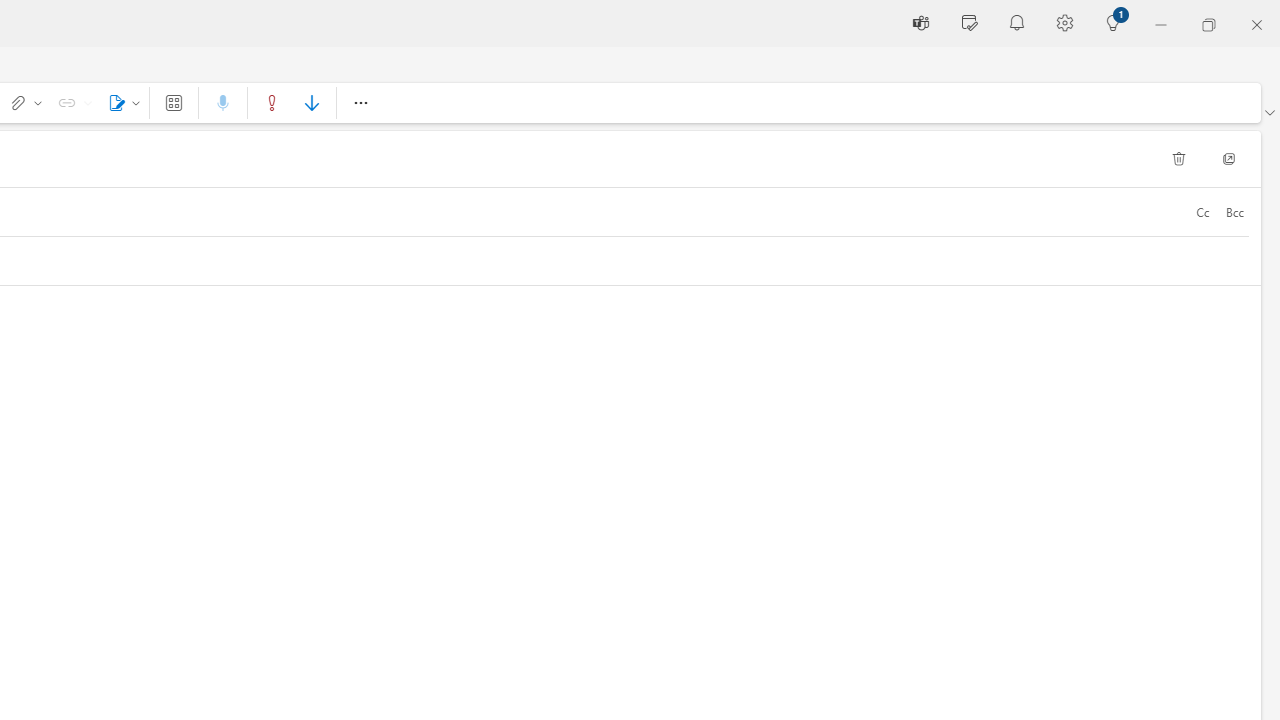  What do you see at coordinates (1233, 212) in the screenshot?
I see `'Bcc'` at bounding box center [1233, 212].